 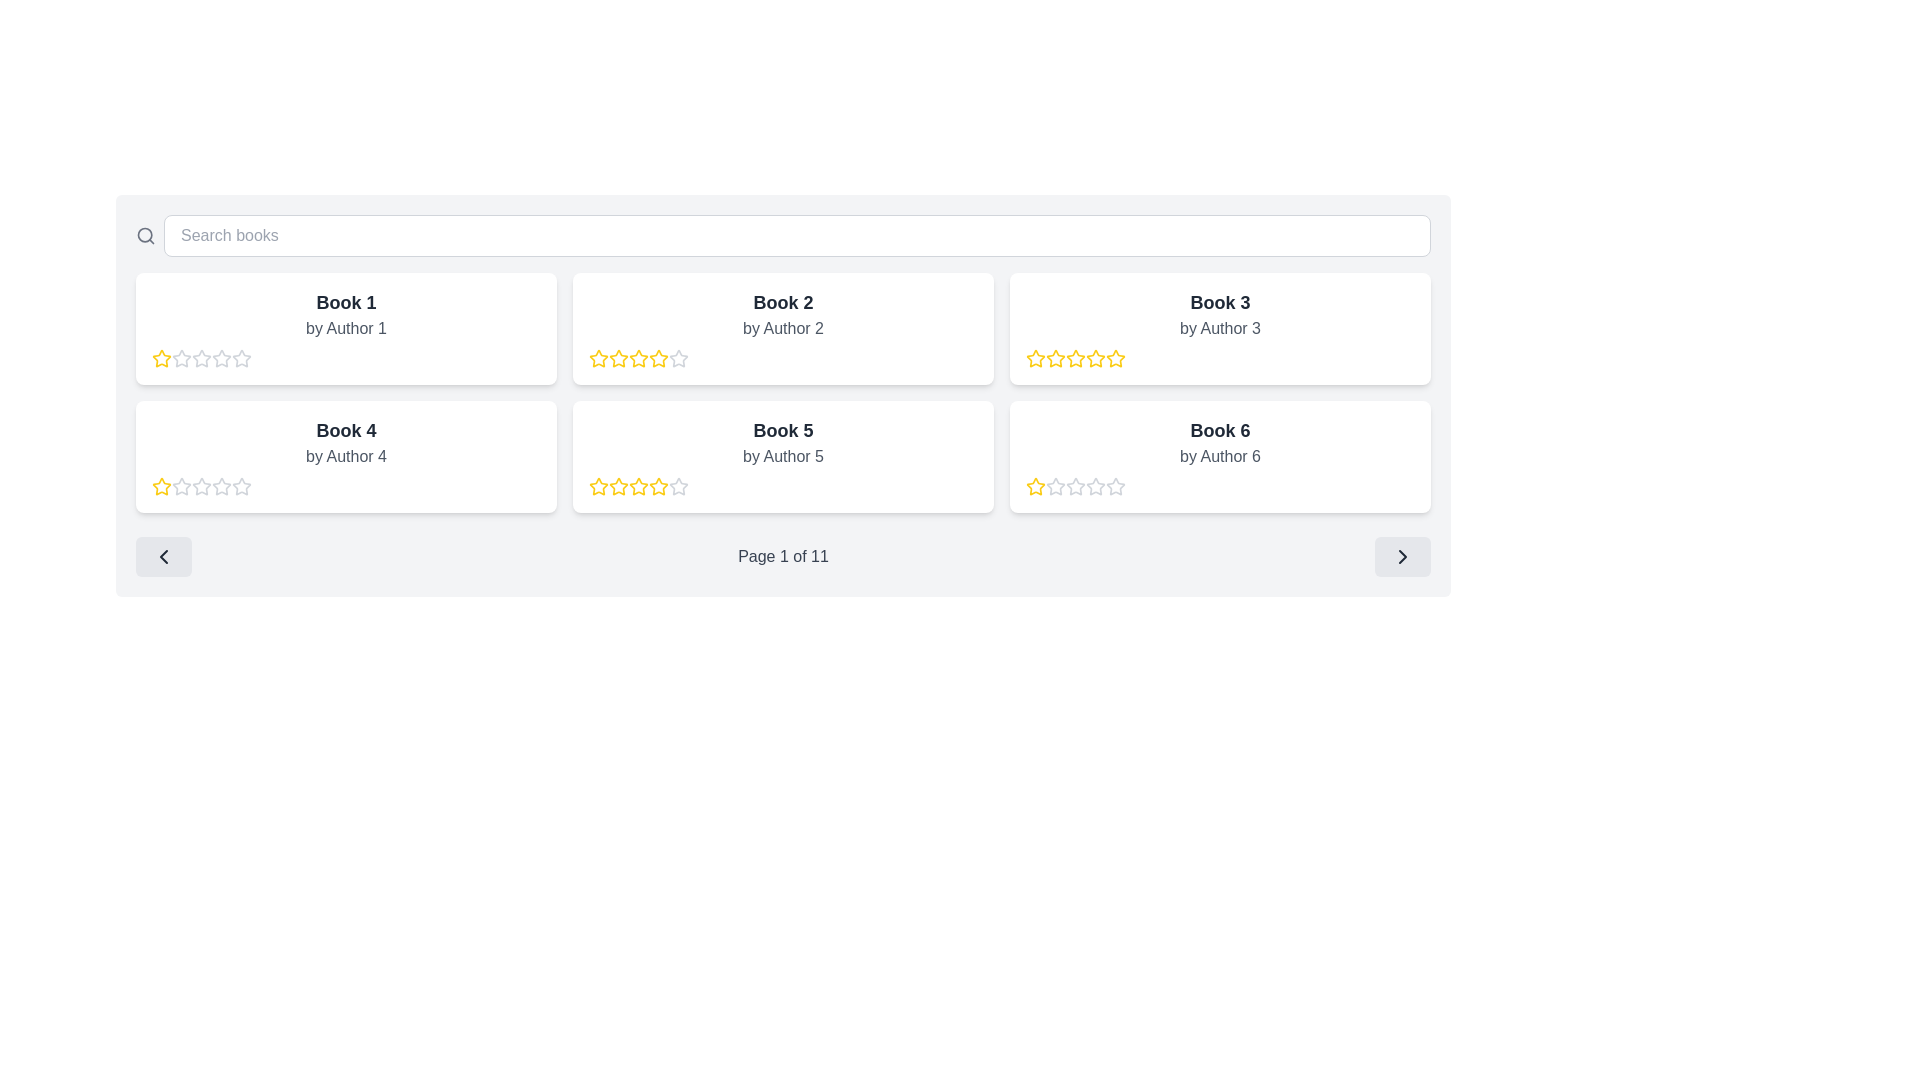 I want to click on the text label displaying 'by Author 1', which is styled in light gray and located beneath the title 'Book 1' in the first card of a grid layout, so click(x=346, y=327).